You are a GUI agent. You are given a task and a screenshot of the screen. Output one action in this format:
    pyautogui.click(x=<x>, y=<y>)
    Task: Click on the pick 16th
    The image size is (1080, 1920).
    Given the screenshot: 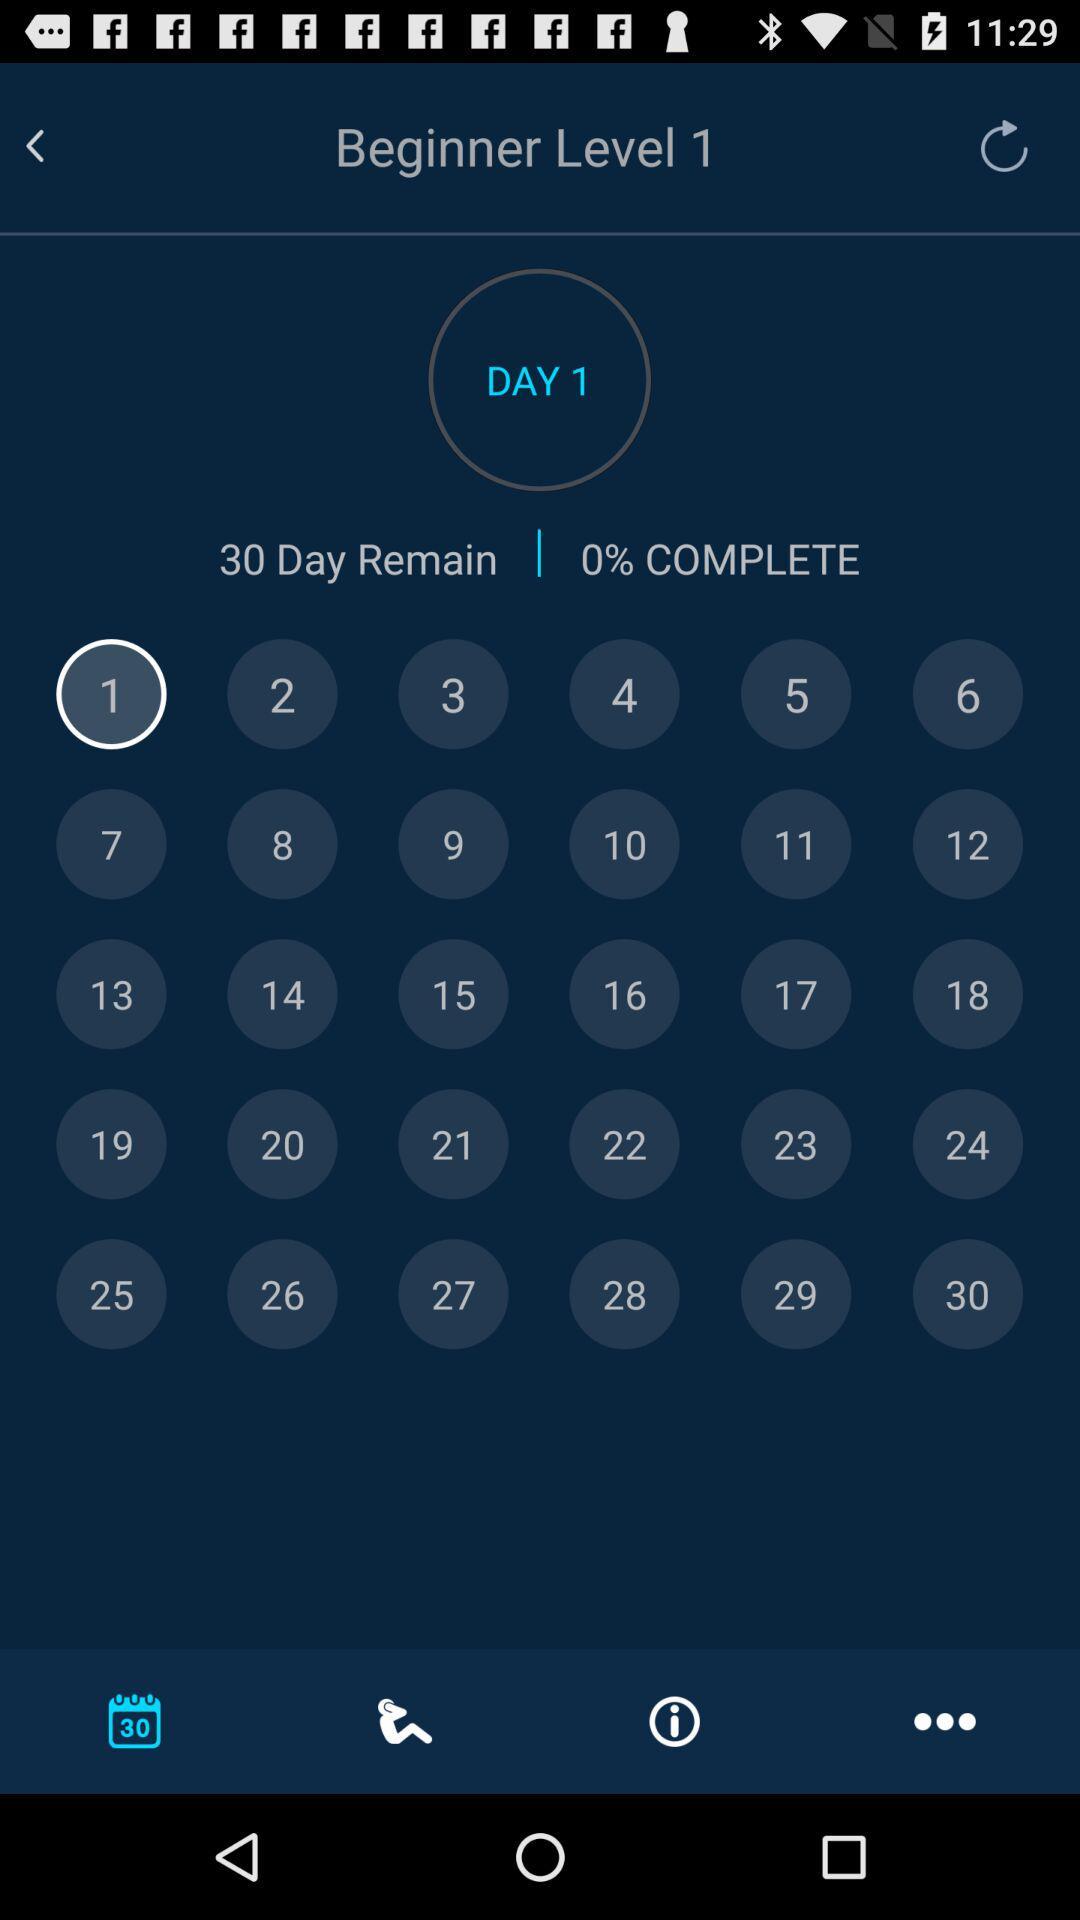 What is the action you would take?
    pyautogui.click(x=623, y=994)
    